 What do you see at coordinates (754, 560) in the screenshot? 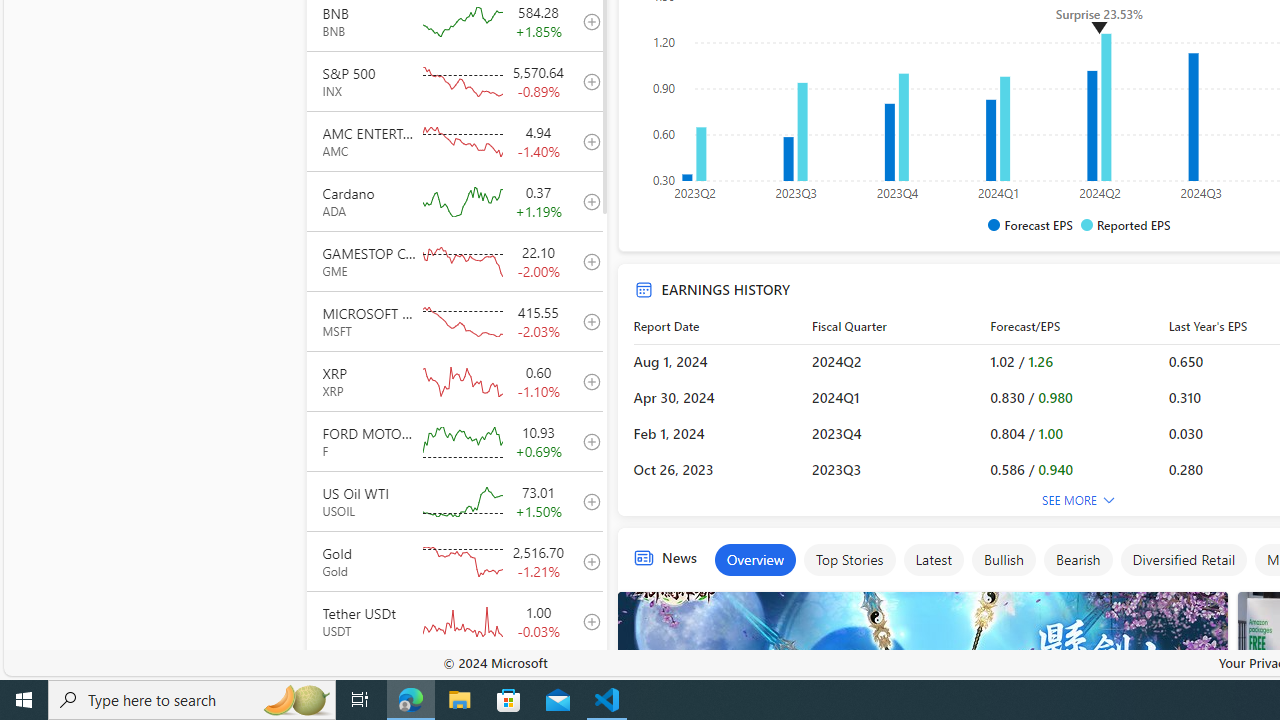
I see `'Overview'` at bounding box center [754, 560].